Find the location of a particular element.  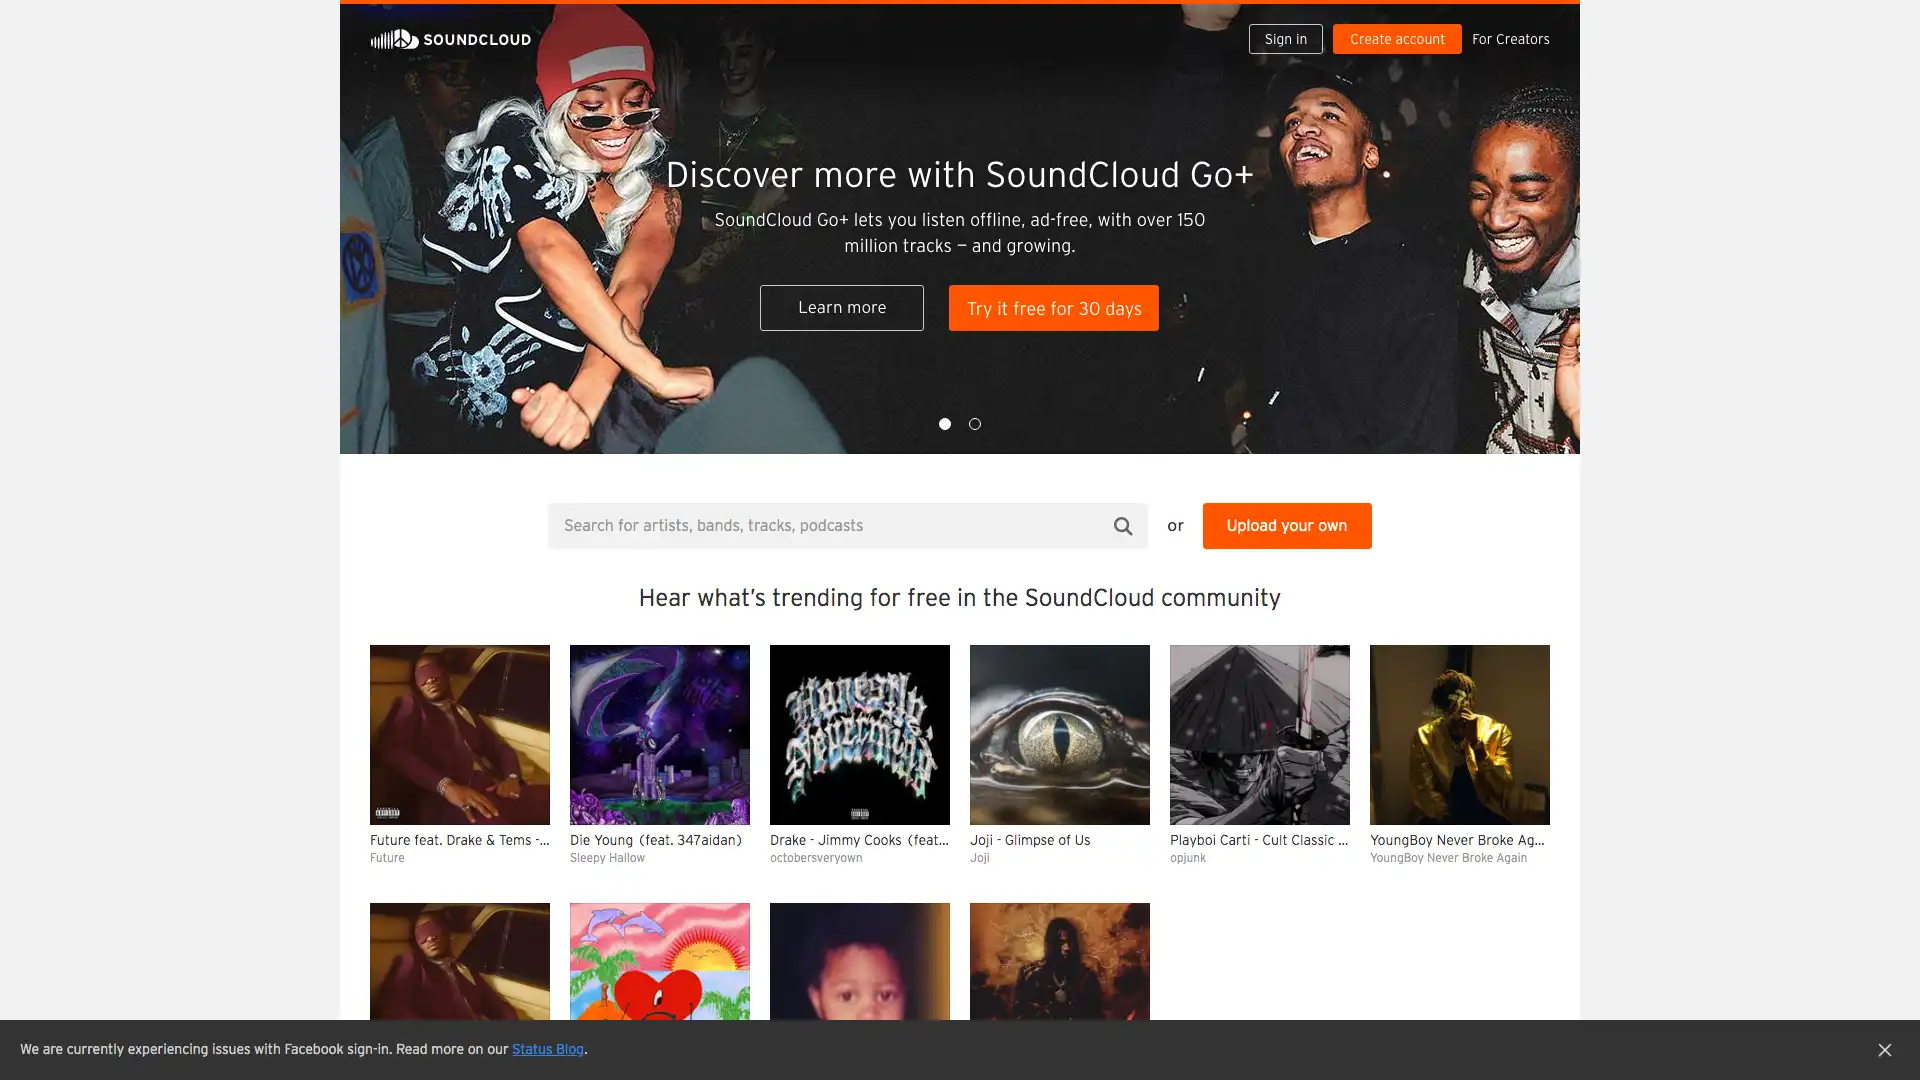

Create a SoundCloud account is located at coordinates (1399, 22).